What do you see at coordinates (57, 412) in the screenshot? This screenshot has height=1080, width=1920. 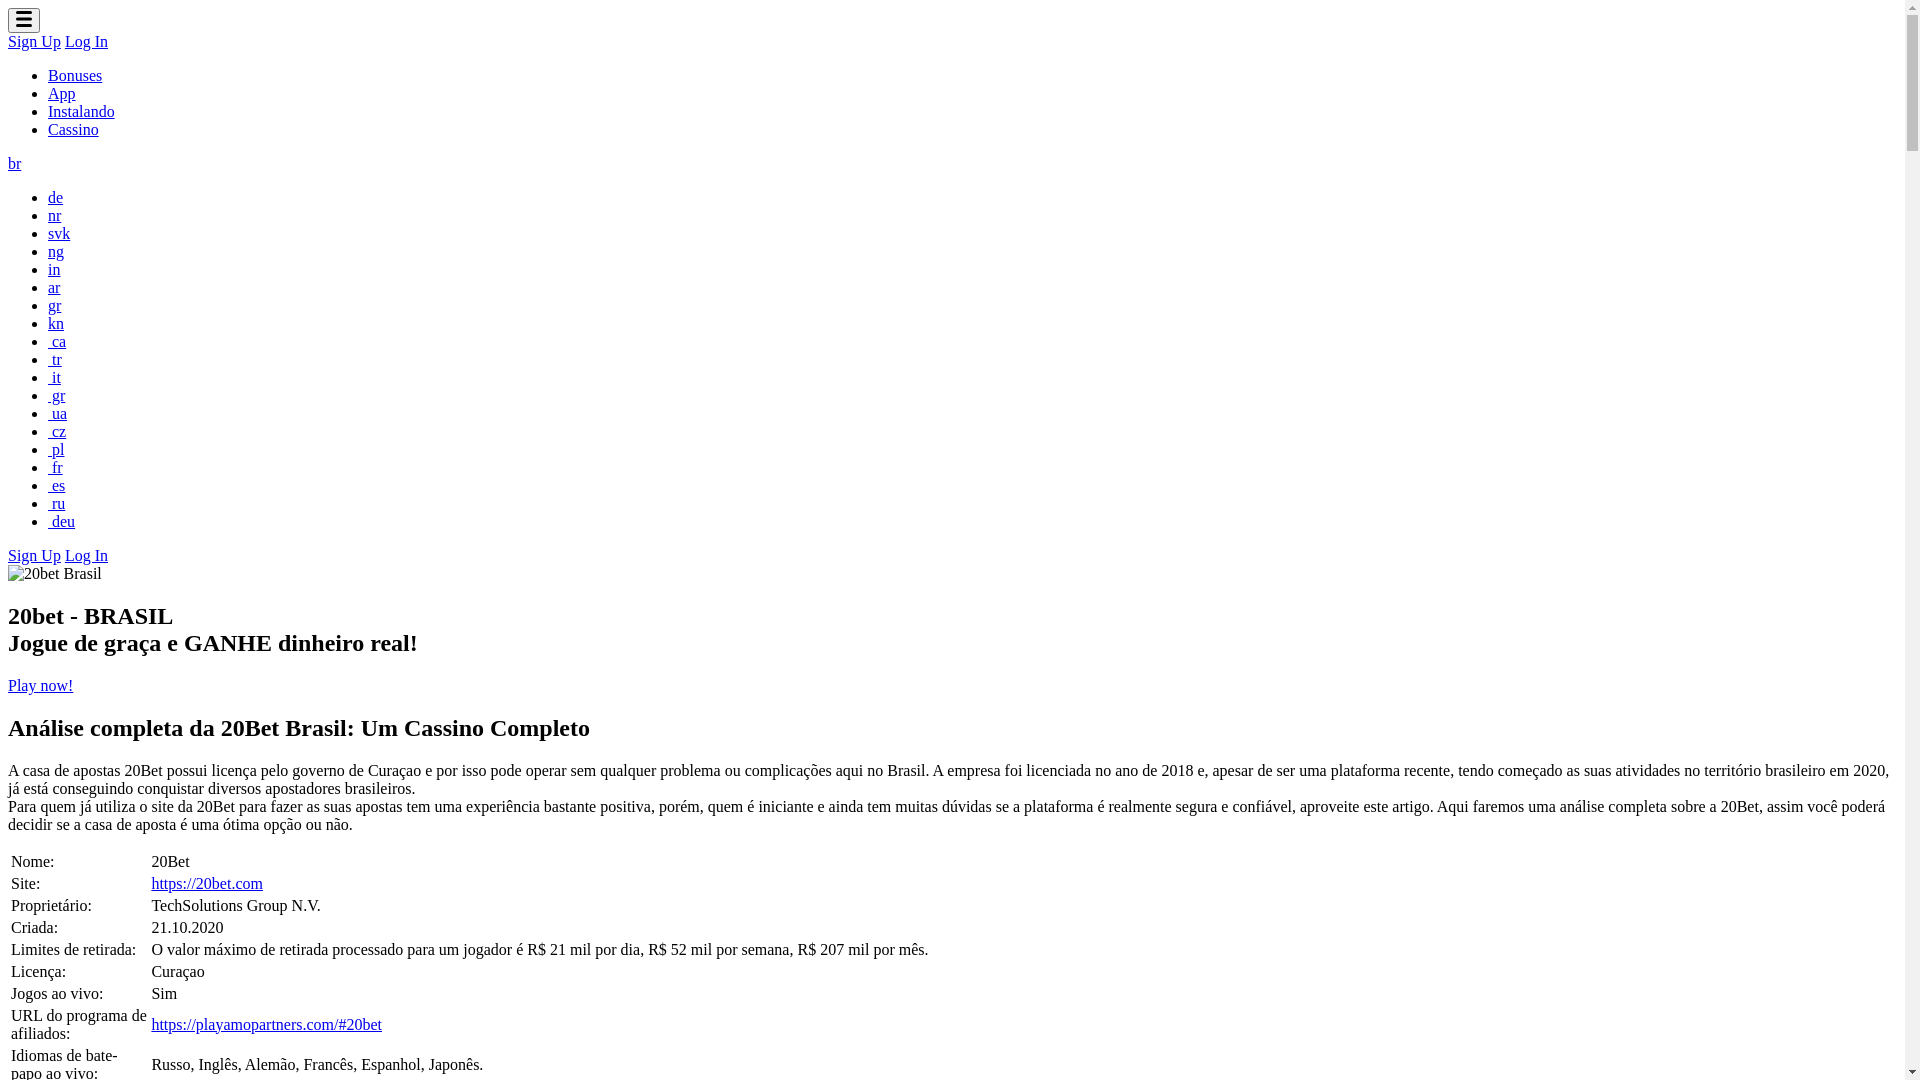 I see `'ua'` at bounding box center [57, 412].